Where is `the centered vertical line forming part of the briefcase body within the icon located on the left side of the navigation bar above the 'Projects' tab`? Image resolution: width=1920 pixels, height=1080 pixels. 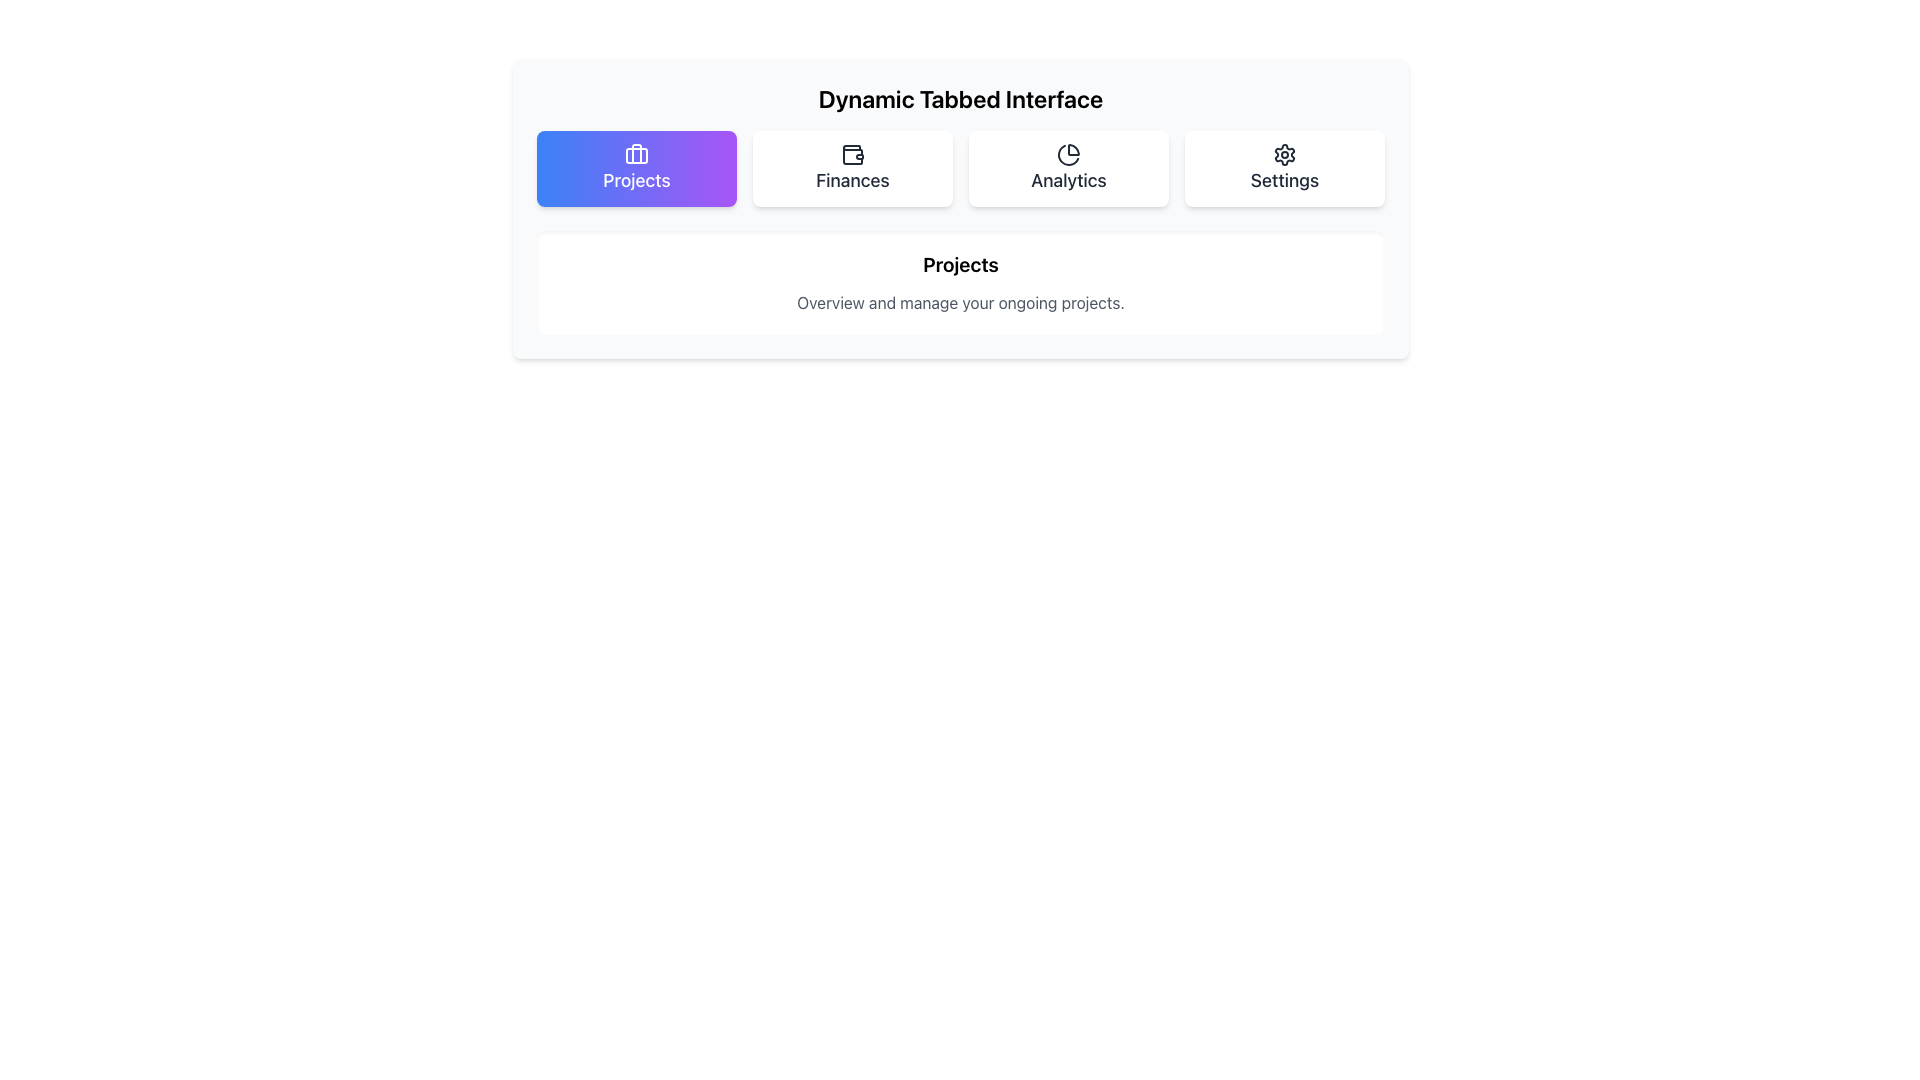
the centered vertical line forming part of the briefcase body within the icon located on the left side of the navigation bar above the 'Projects' tab is located at coordinates (636, 153).